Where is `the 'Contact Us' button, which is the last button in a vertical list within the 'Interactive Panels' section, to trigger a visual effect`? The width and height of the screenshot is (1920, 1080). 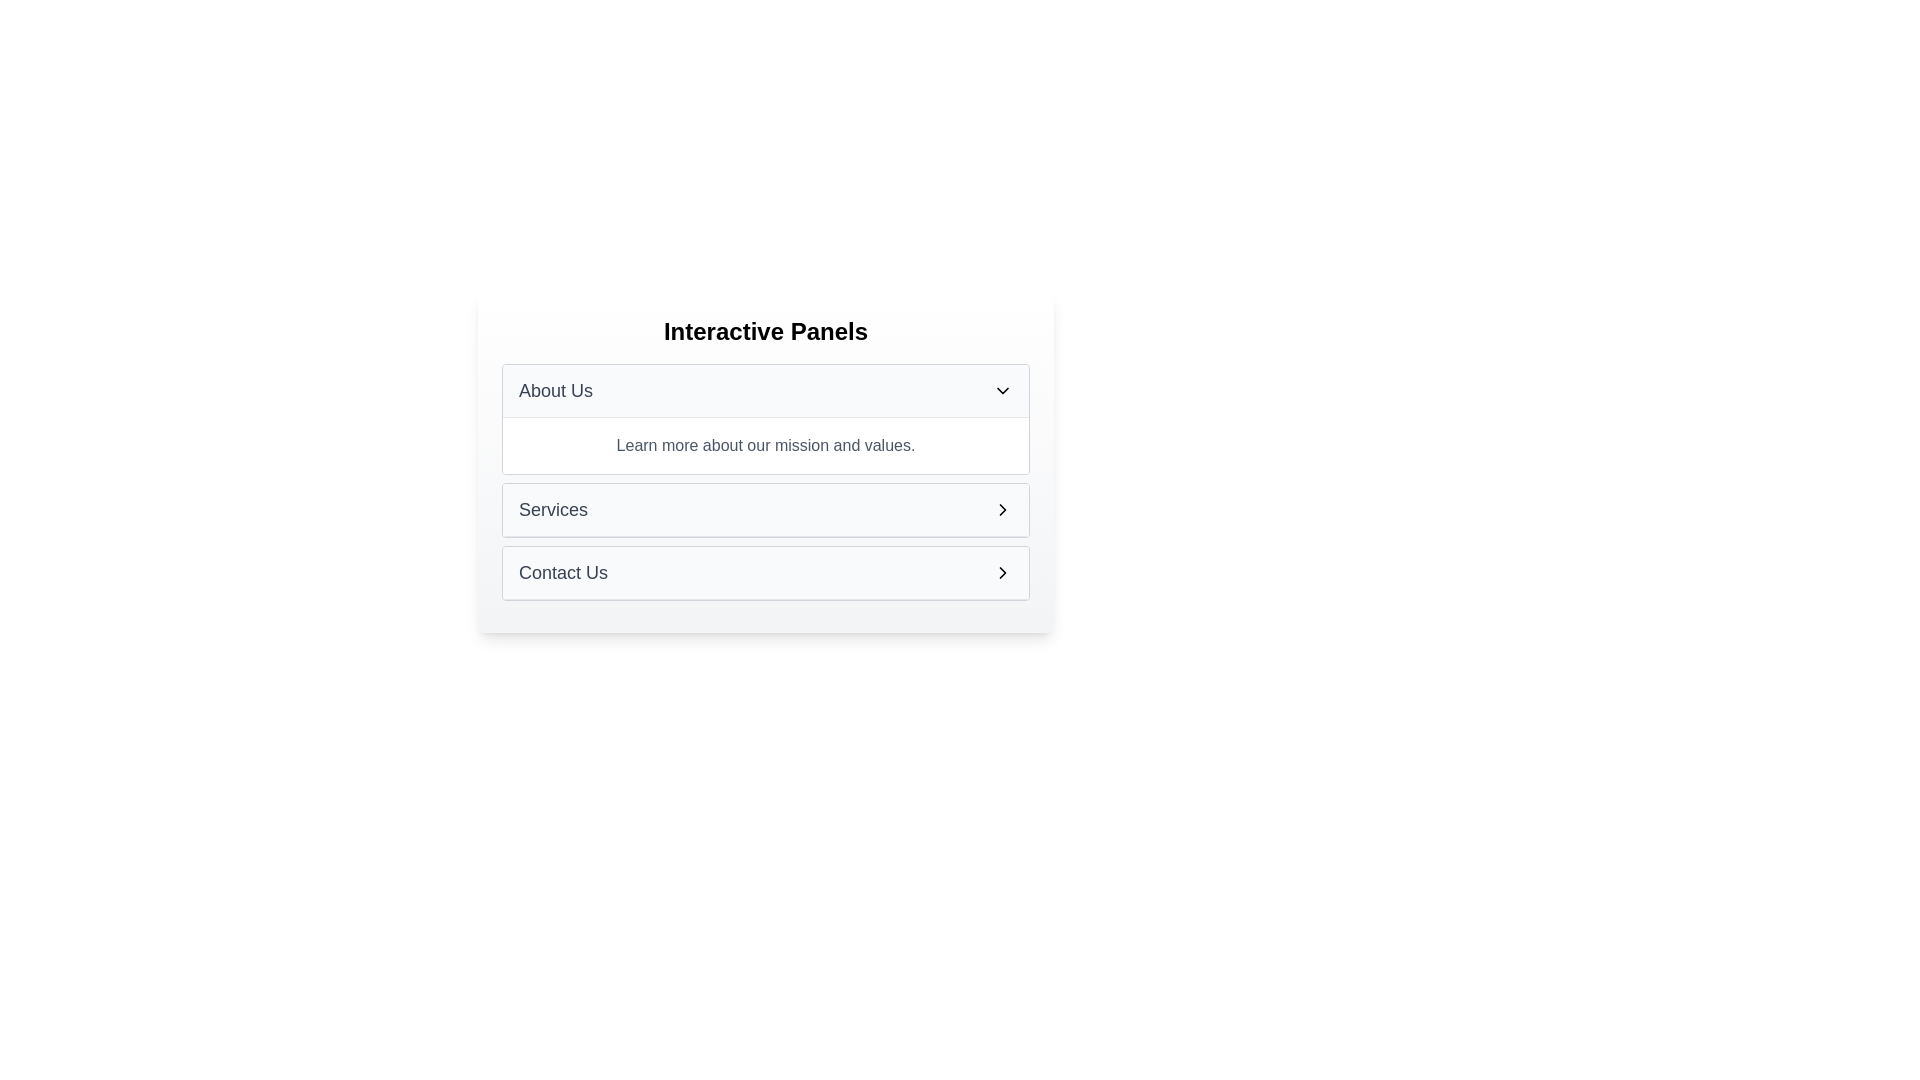
the 'Contact Us' button, which is the last button in a vertical list within the 'Interactive Panels' section, to trigger a visual effect is located at coordinates (765, 573).